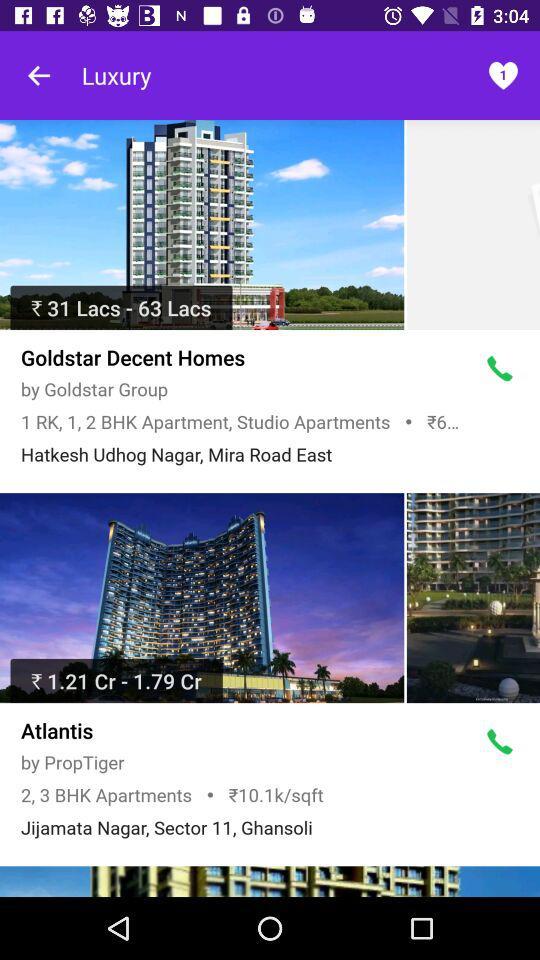  Describe the element at coordinates (39, 75) in the screenshot. I see `go back` at that location.